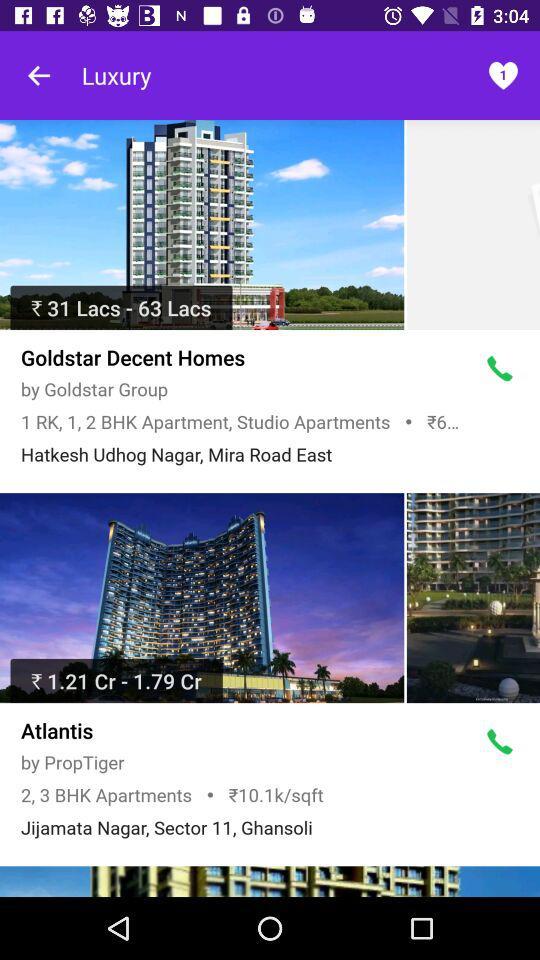  Describe the element at coordinates (39, 75) in the screenshot. I see `go back` at that location.